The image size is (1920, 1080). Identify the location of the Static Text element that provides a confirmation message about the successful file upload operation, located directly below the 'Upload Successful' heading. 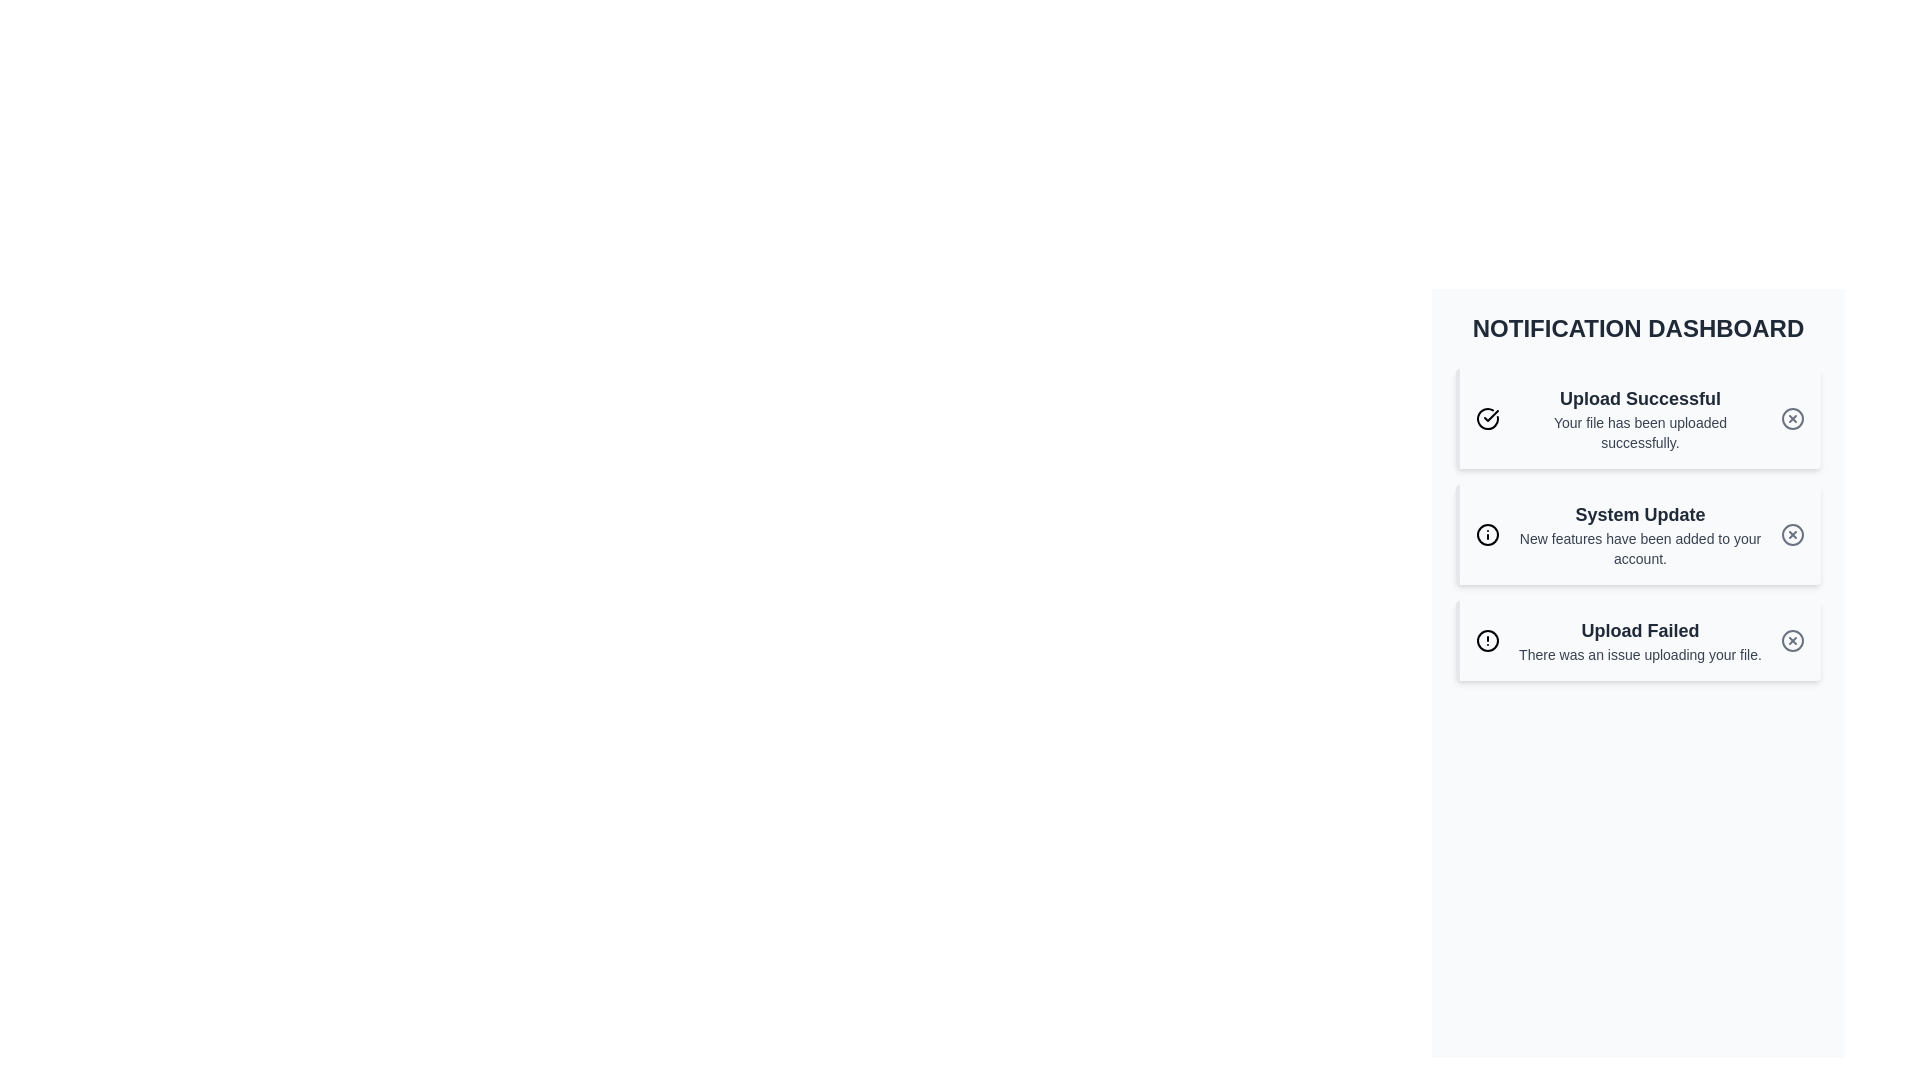
(1640, 431).